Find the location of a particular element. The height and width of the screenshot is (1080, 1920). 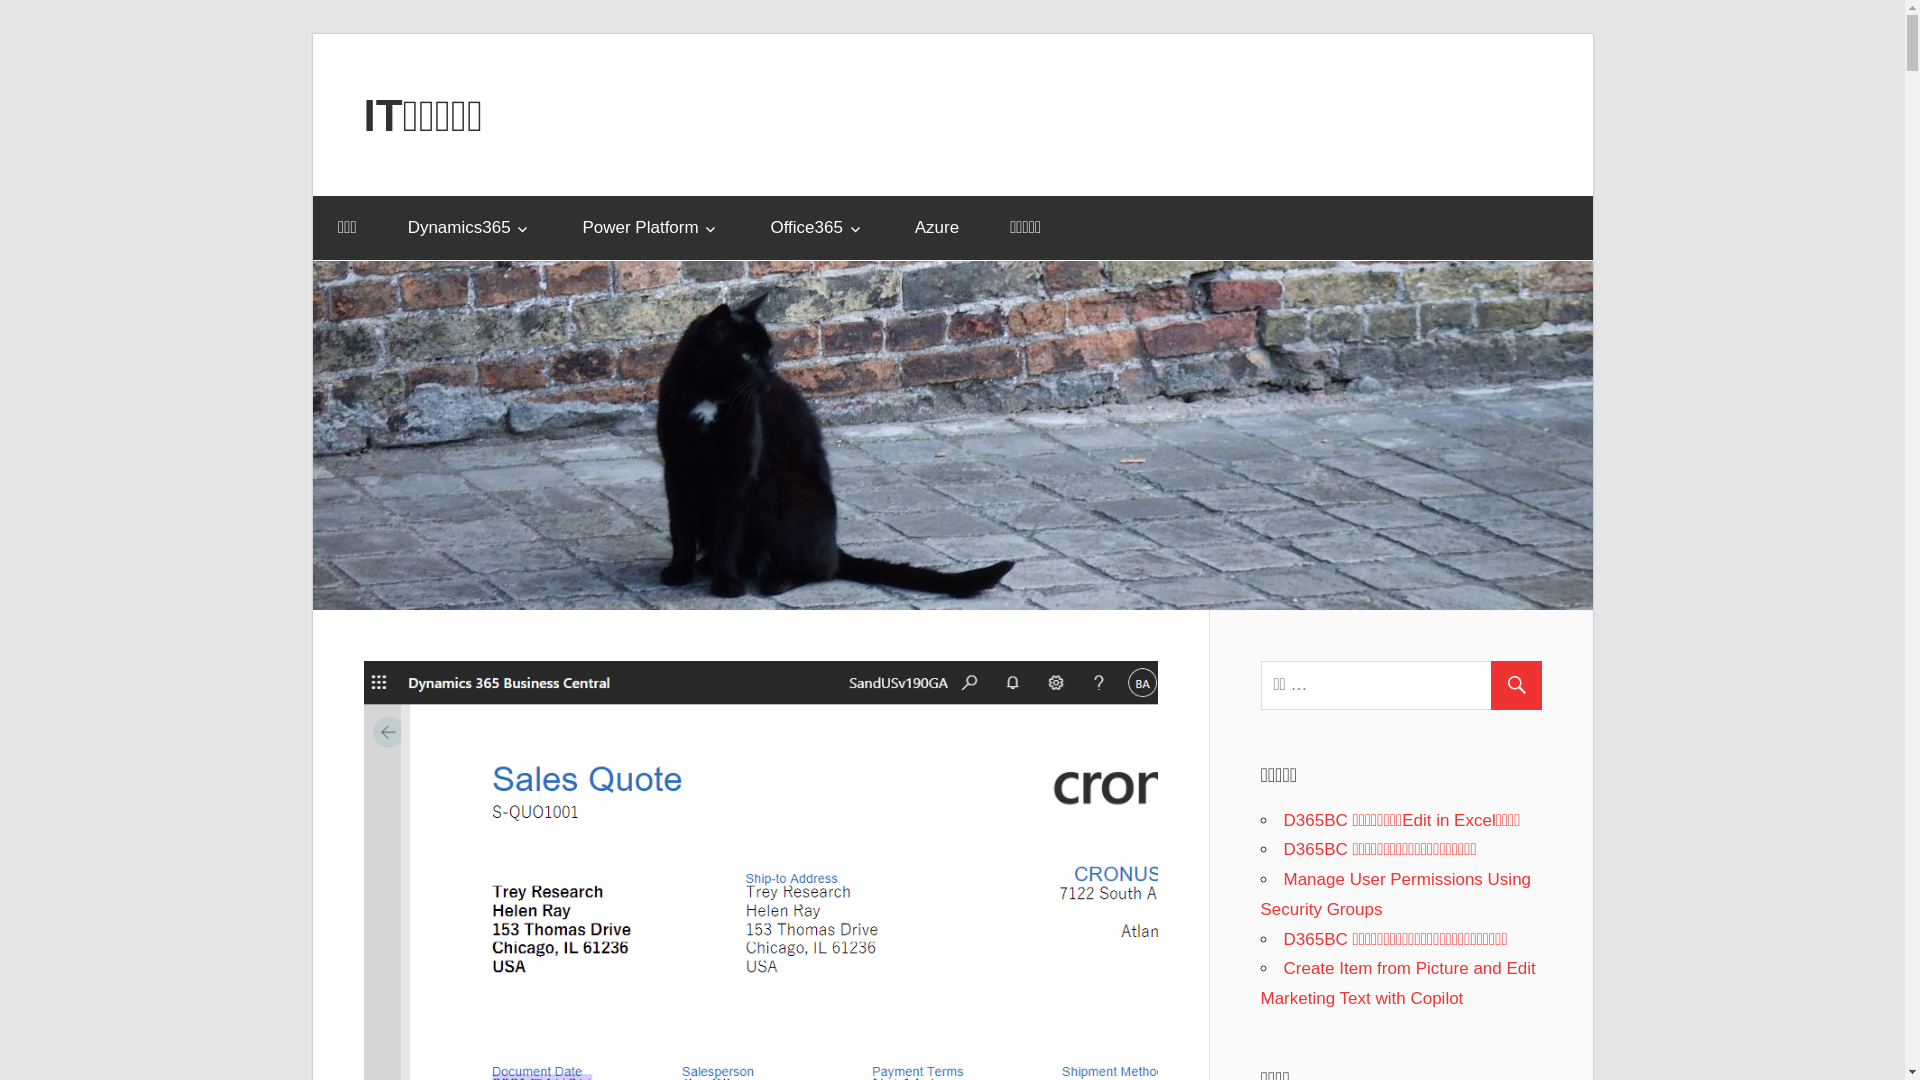

'Manage User Permissions Using Security Groups' is located at coordinates (1394, 893).